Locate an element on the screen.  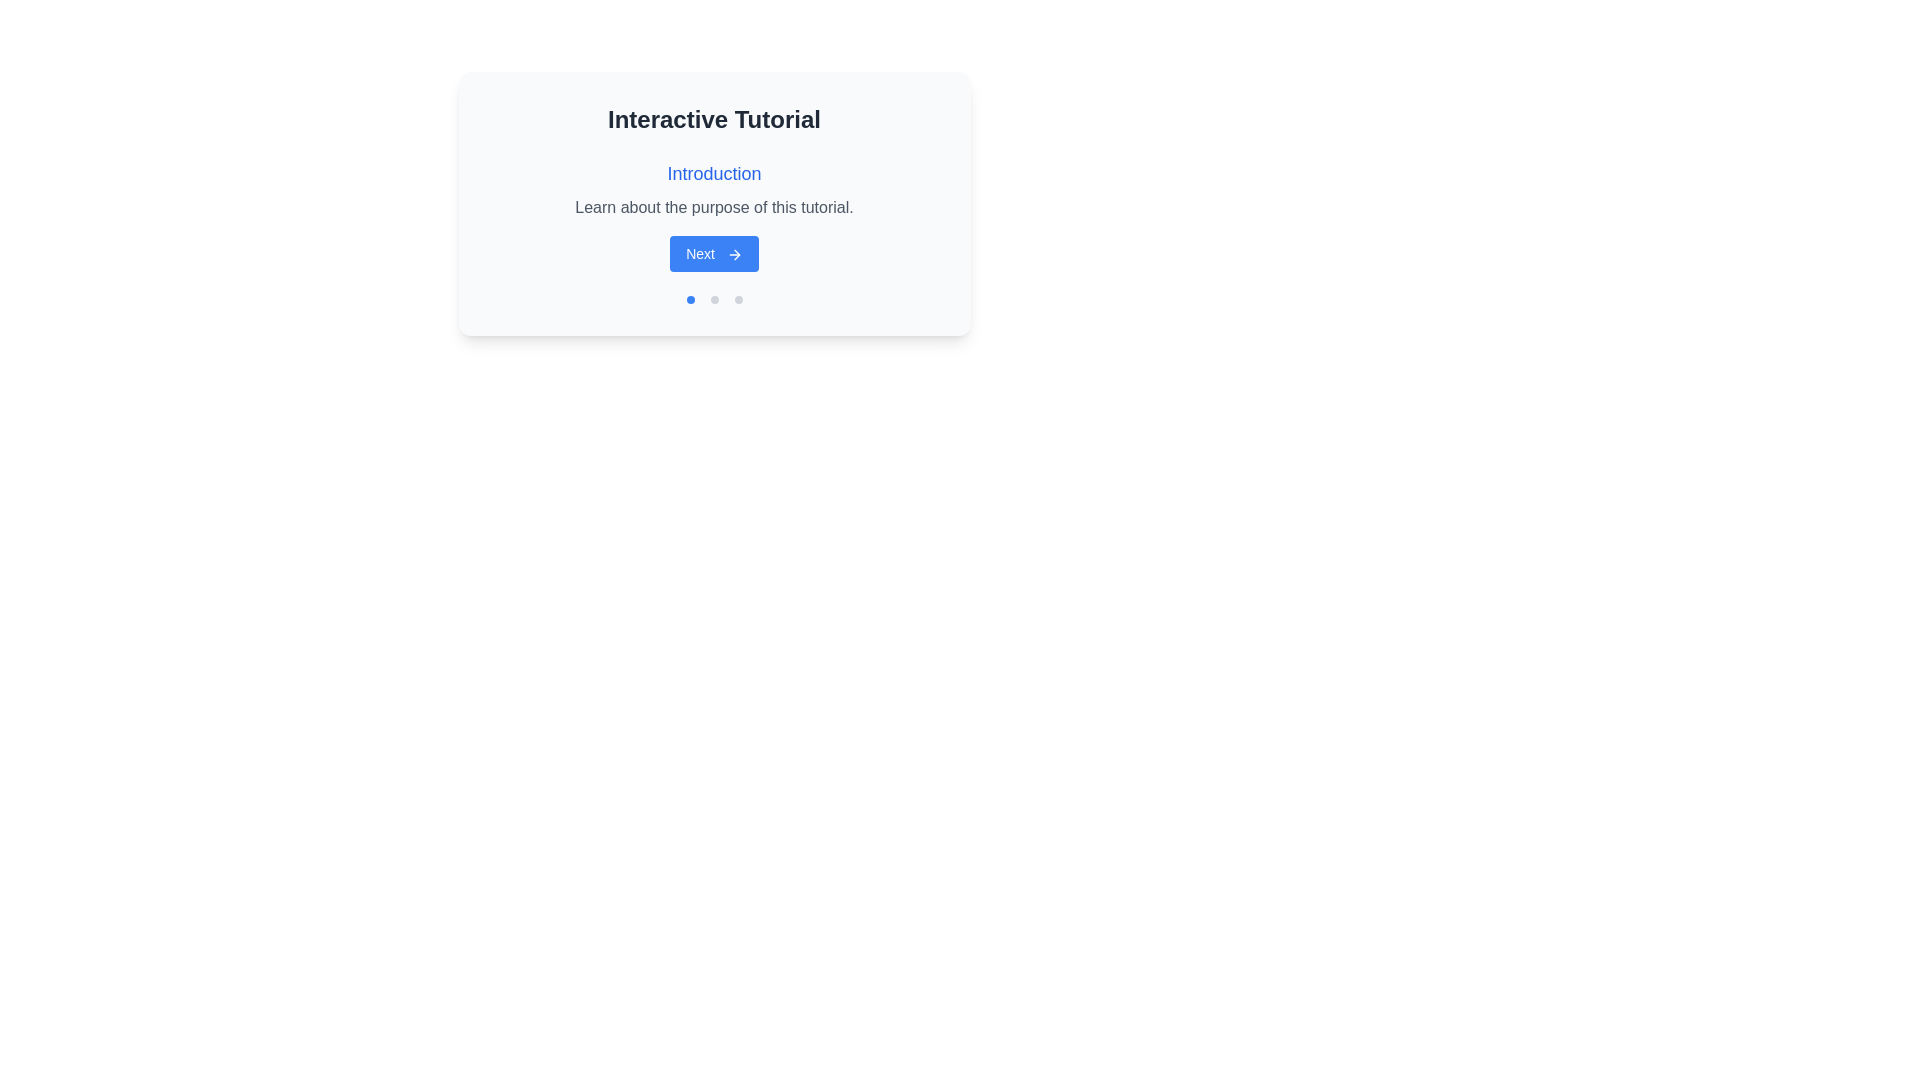
the introductory Text block with a header and subtext located in the middle of a white card below the title 'Interactive Tutorial' is located at coordinates (714, 189).